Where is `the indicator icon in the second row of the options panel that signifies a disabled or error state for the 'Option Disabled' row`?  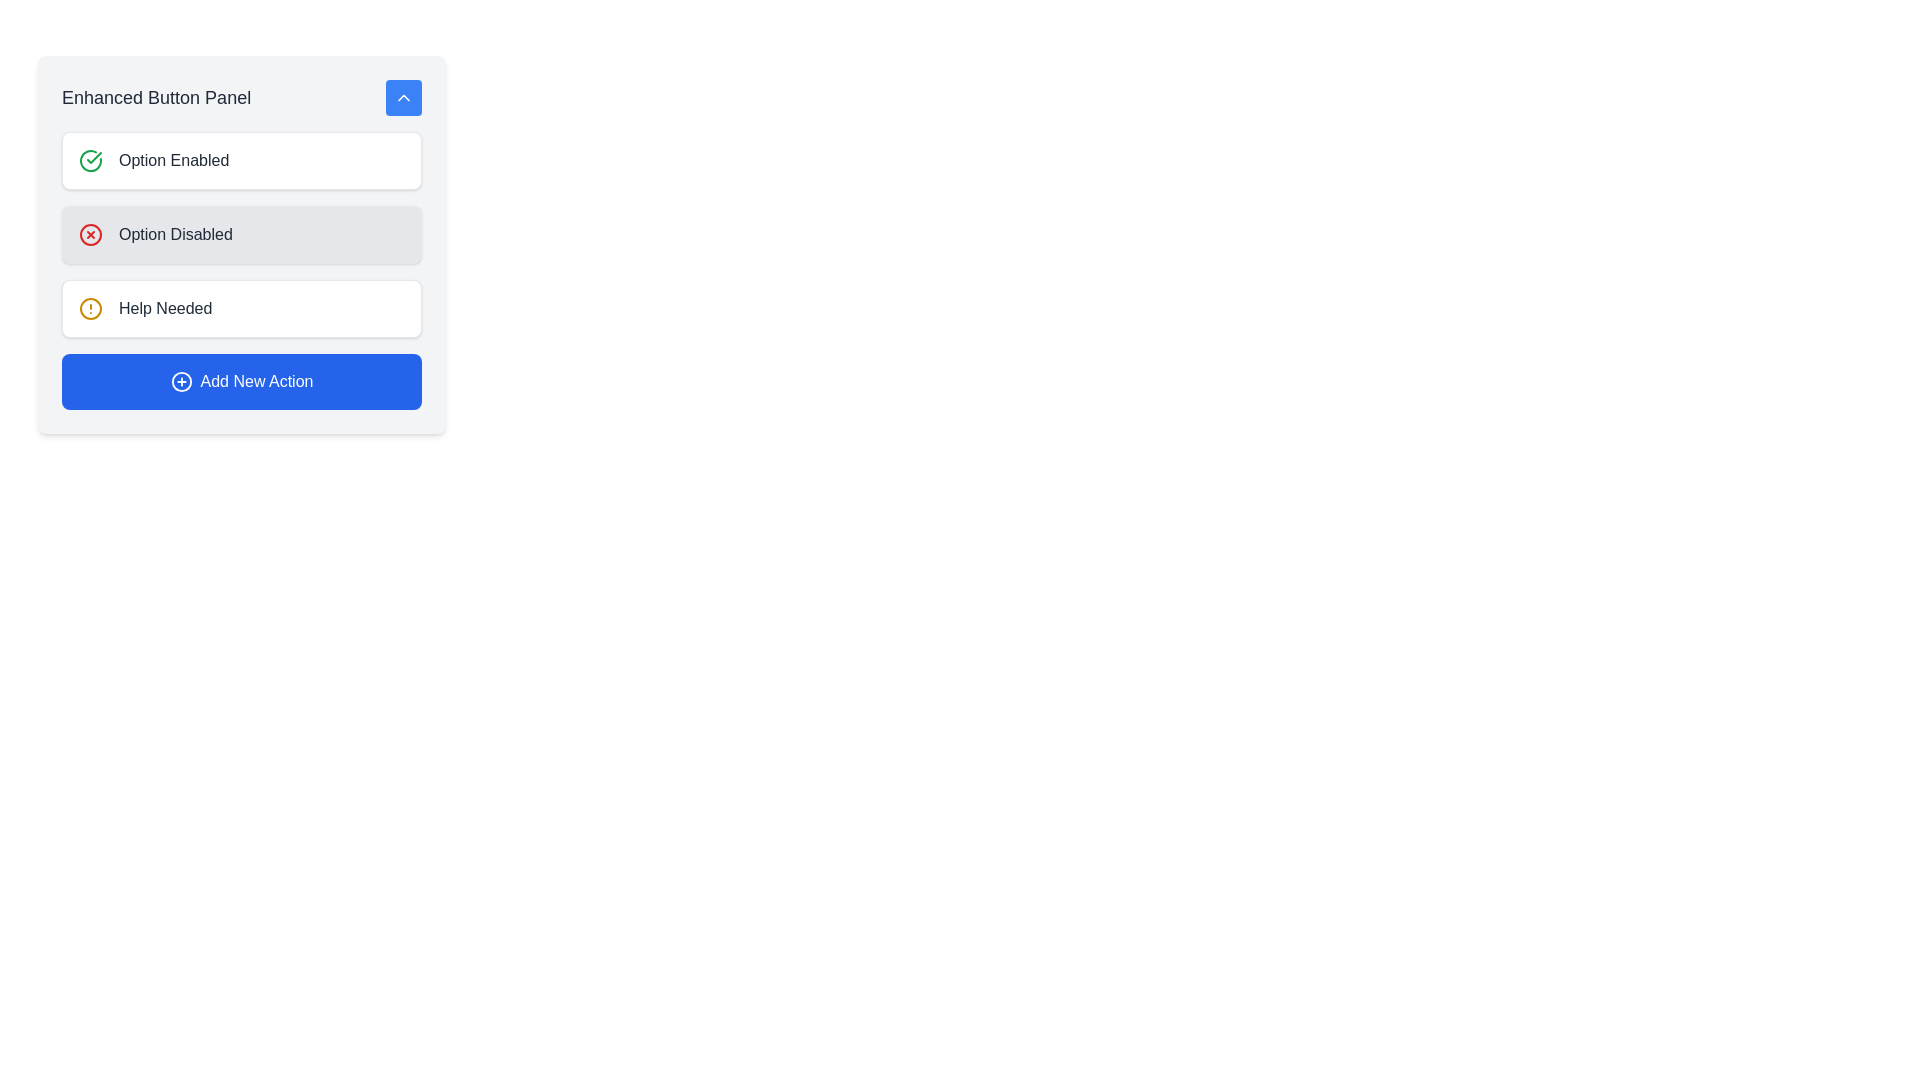 the indicator icon in the second row of the options panel that signifies a disabled or error state for the 'Option Disabled' row is located at coordinates (90, 234).